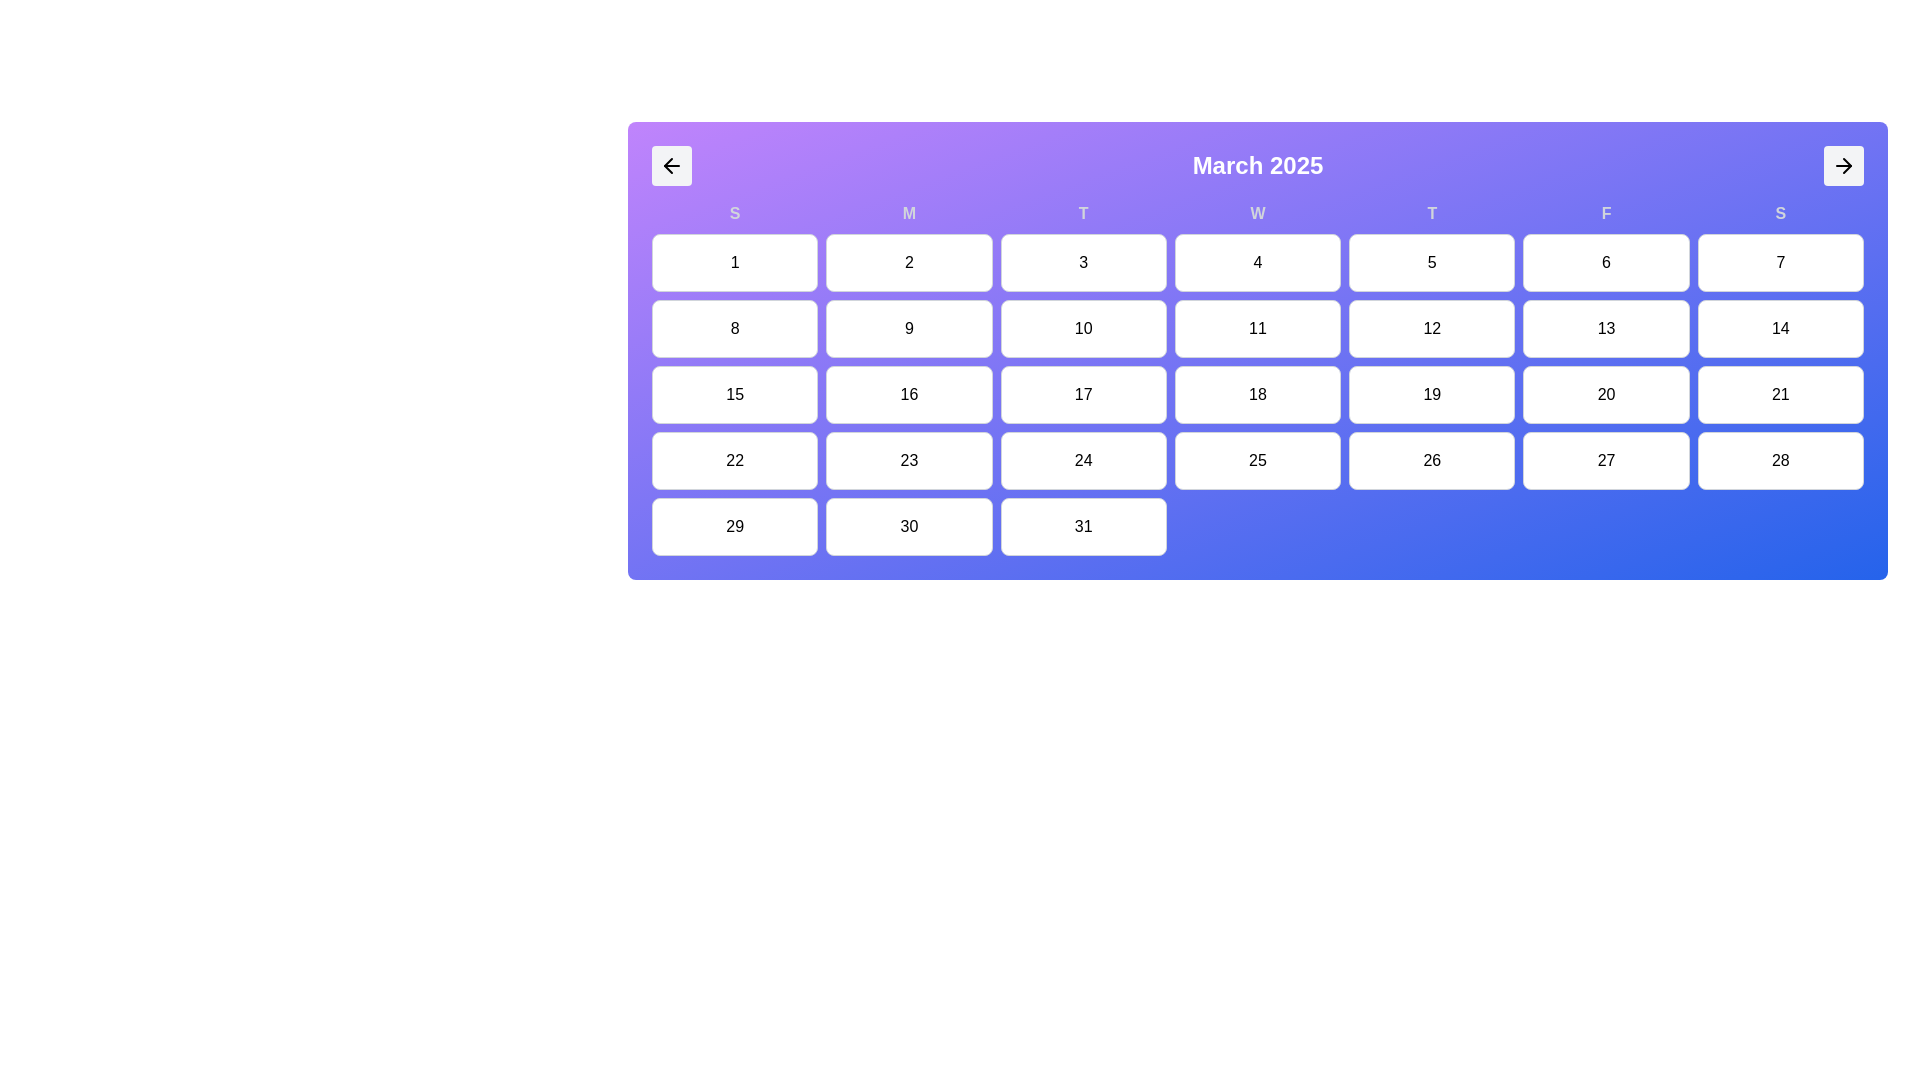 The height and width of the screenshot is (1080, 1920). Describe the element at coordinates (1082, 461) in the screenshot. I see `the button displaying '24' in the calendar grid` at that location.